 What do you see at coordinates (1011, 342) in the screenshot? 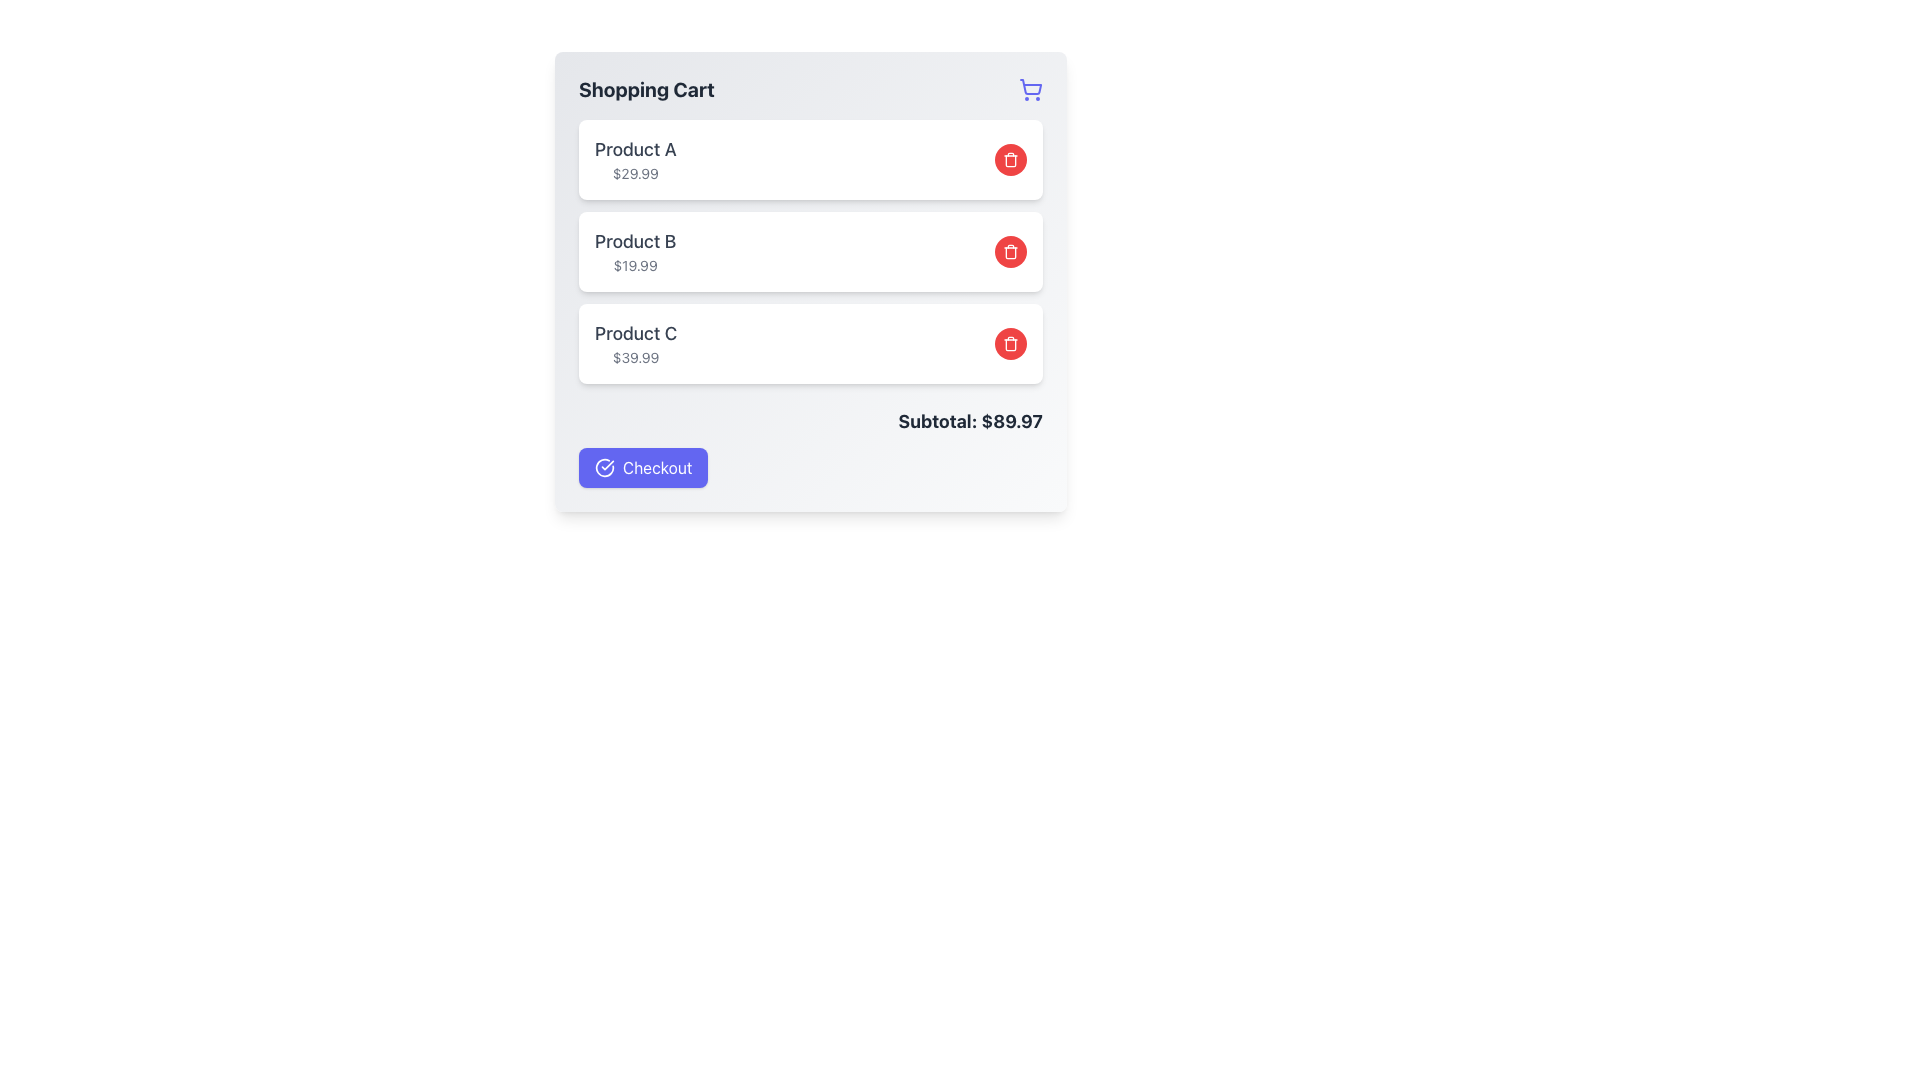
I see `the delete icon located to the right of 'Product C' priced at '$39.99' in the shopping cart` at bounding box center [1011, 342].